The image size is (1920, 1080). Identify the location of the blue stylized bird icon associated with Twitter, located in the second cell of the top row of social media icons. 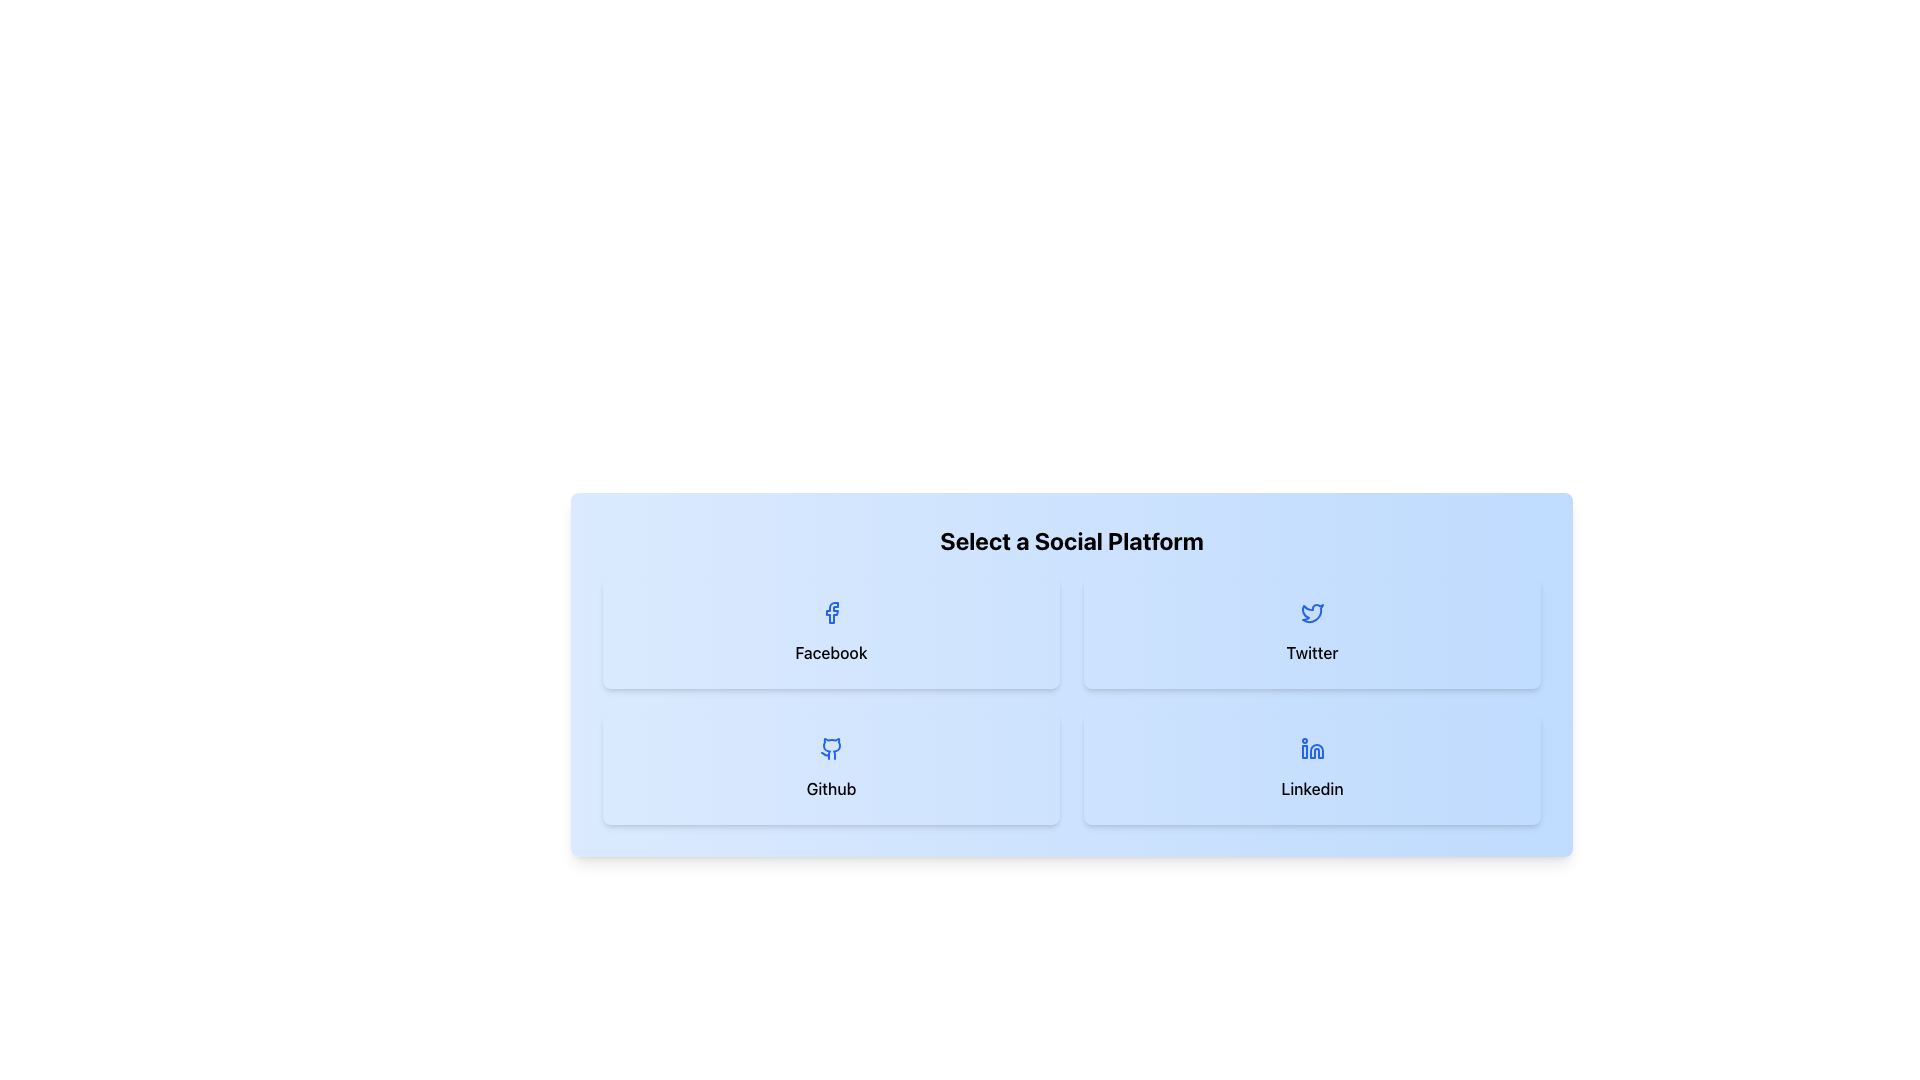
(1312, 612).